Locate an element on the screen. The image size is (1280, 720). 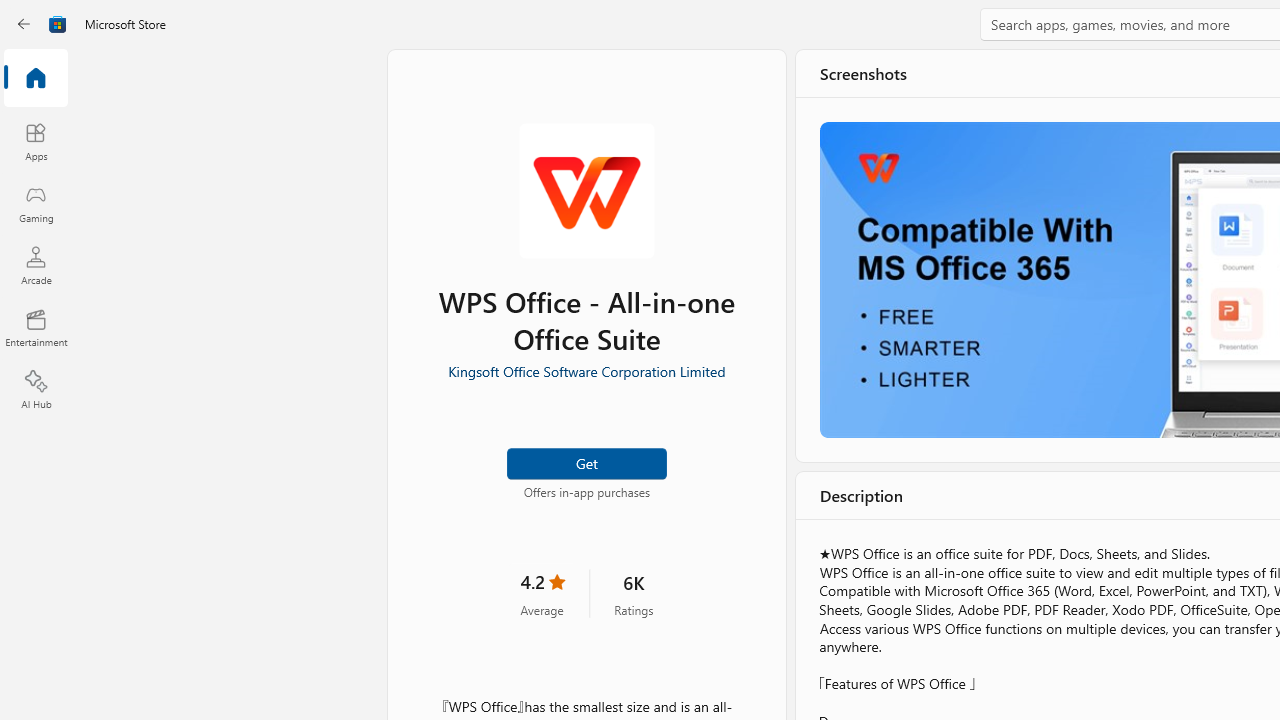
'Class: Image' is located at coordinates (58, 24).